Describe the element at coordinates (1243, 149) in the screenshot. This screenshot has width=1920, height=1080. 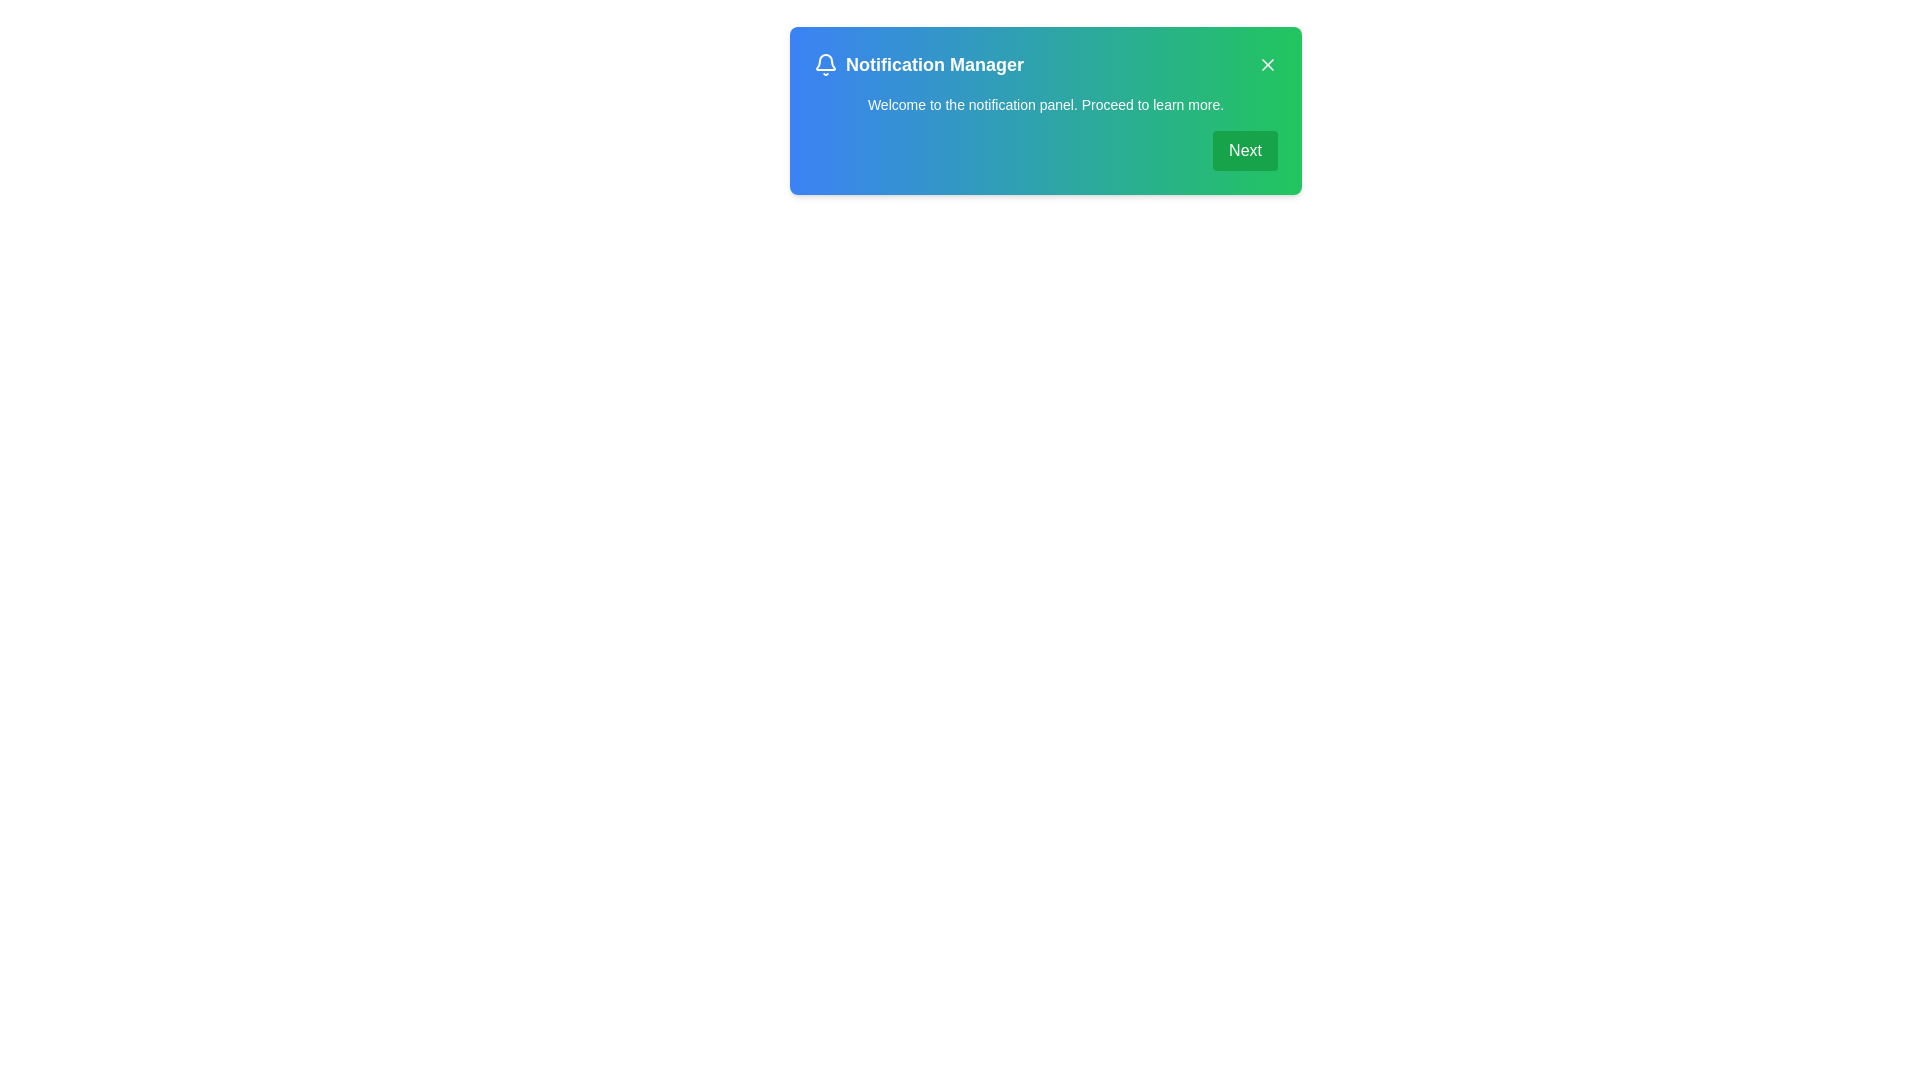
I see `the 'Next' button to proceed to the next step` at that location.